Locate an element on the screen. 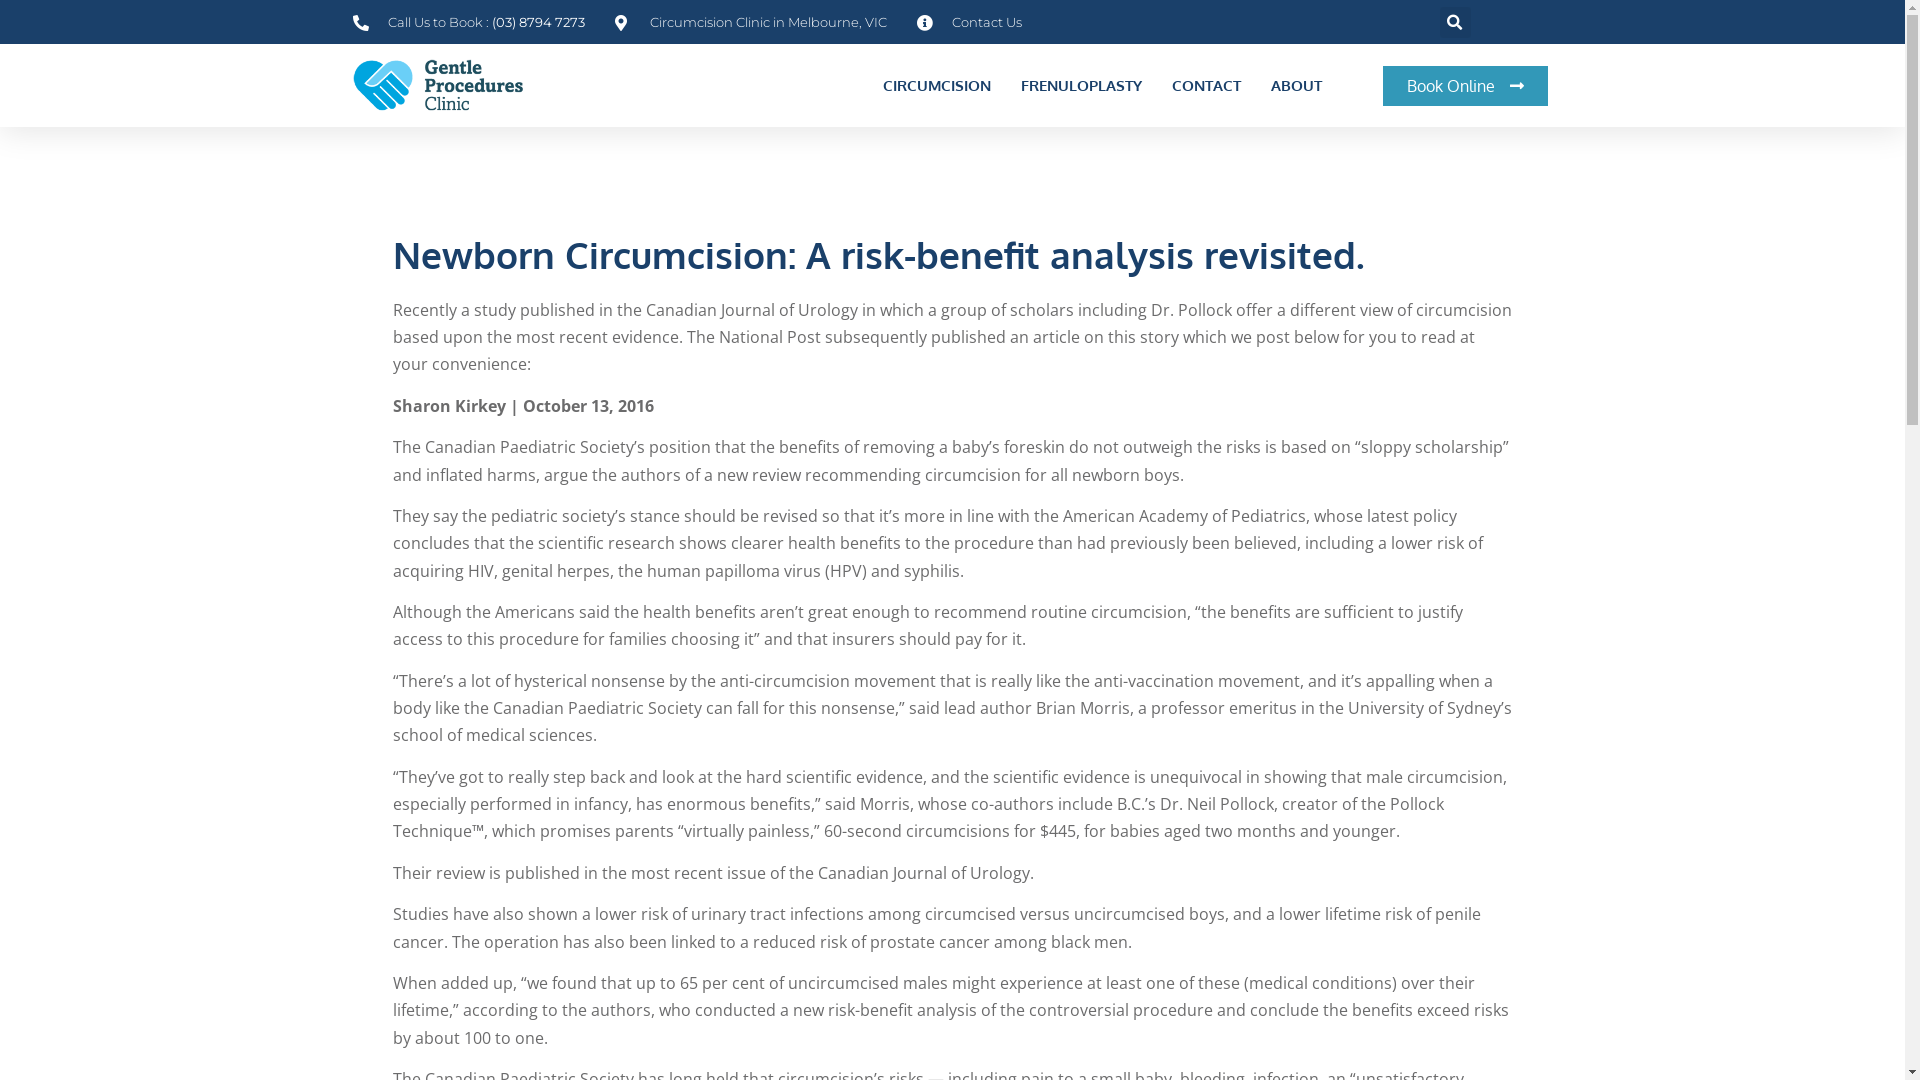  'ABOUT' is located at coordinates (1296, 84).